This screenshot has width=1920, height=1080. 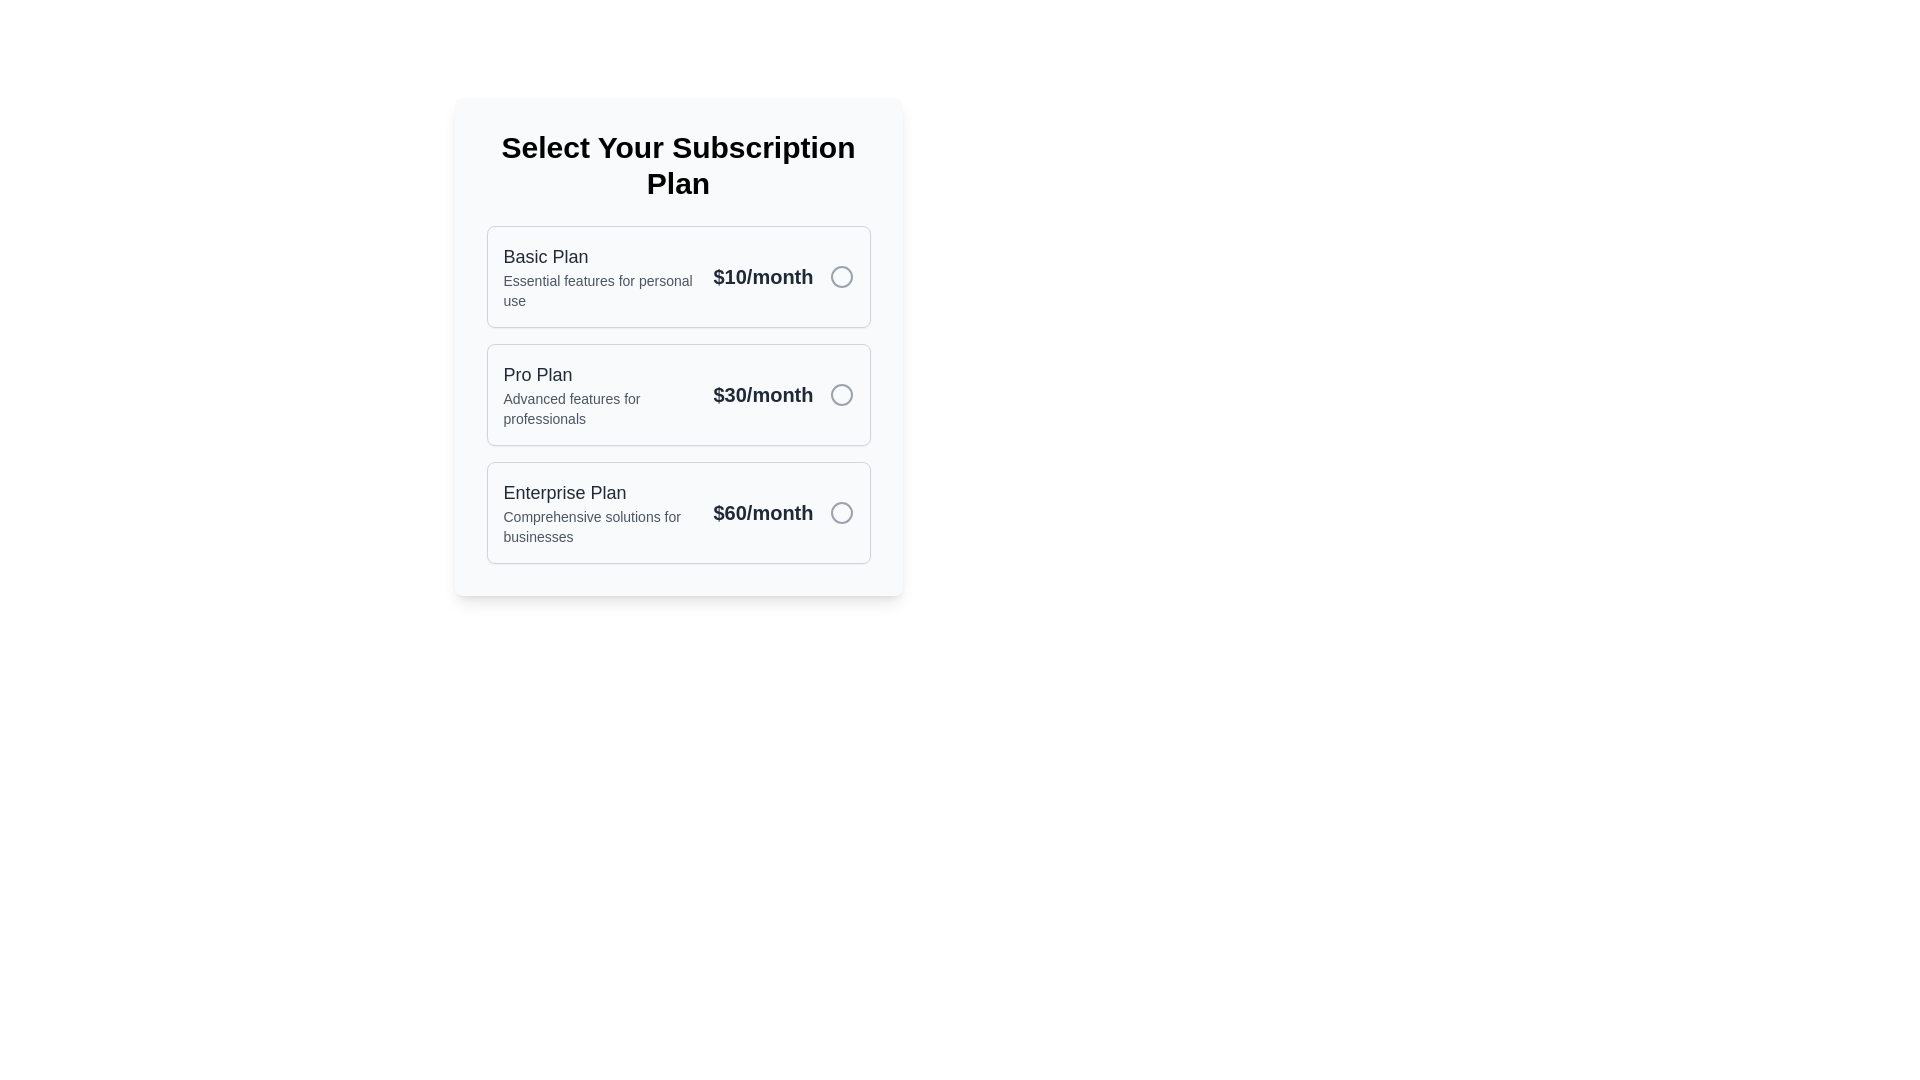 I want to click on the radio button, so click(x=841, y=394).